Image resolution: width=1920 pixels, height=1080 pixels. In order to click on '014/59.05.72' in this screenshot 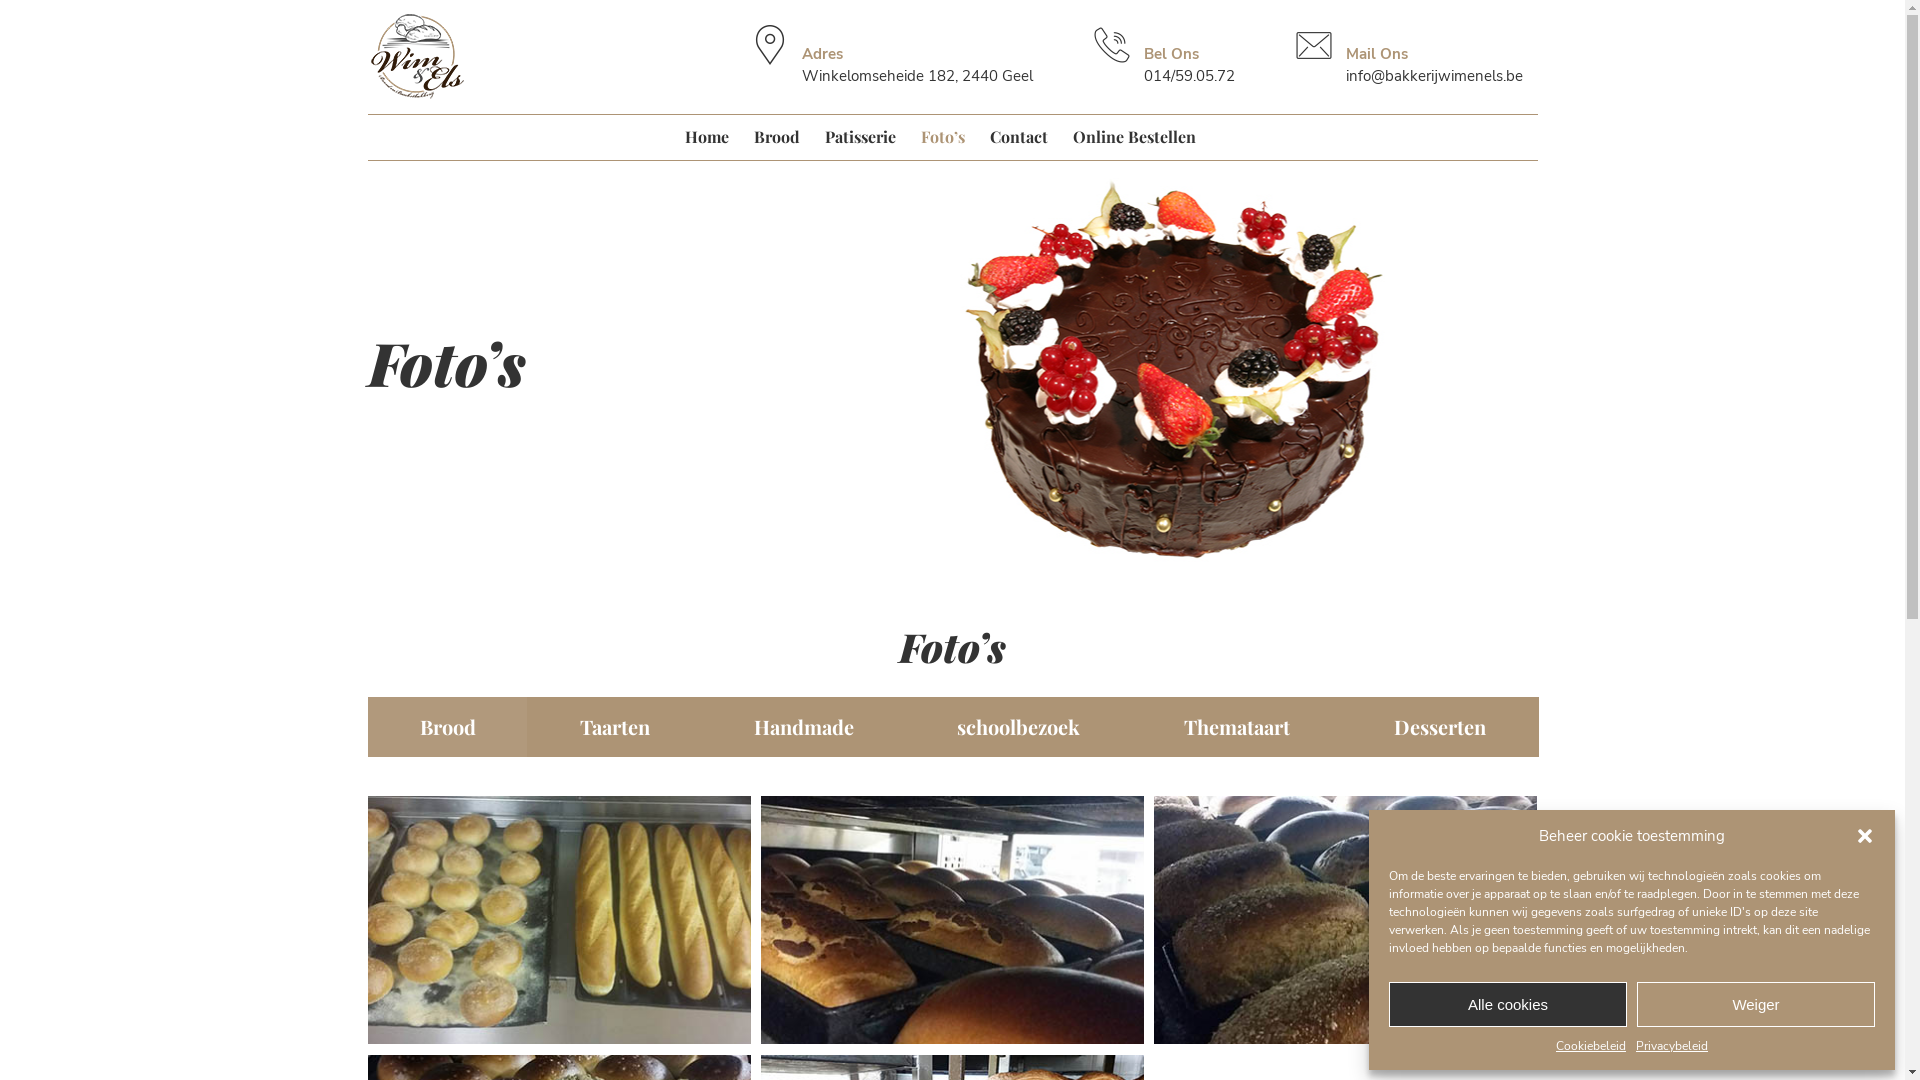, I will do `click(1143, 75)`.